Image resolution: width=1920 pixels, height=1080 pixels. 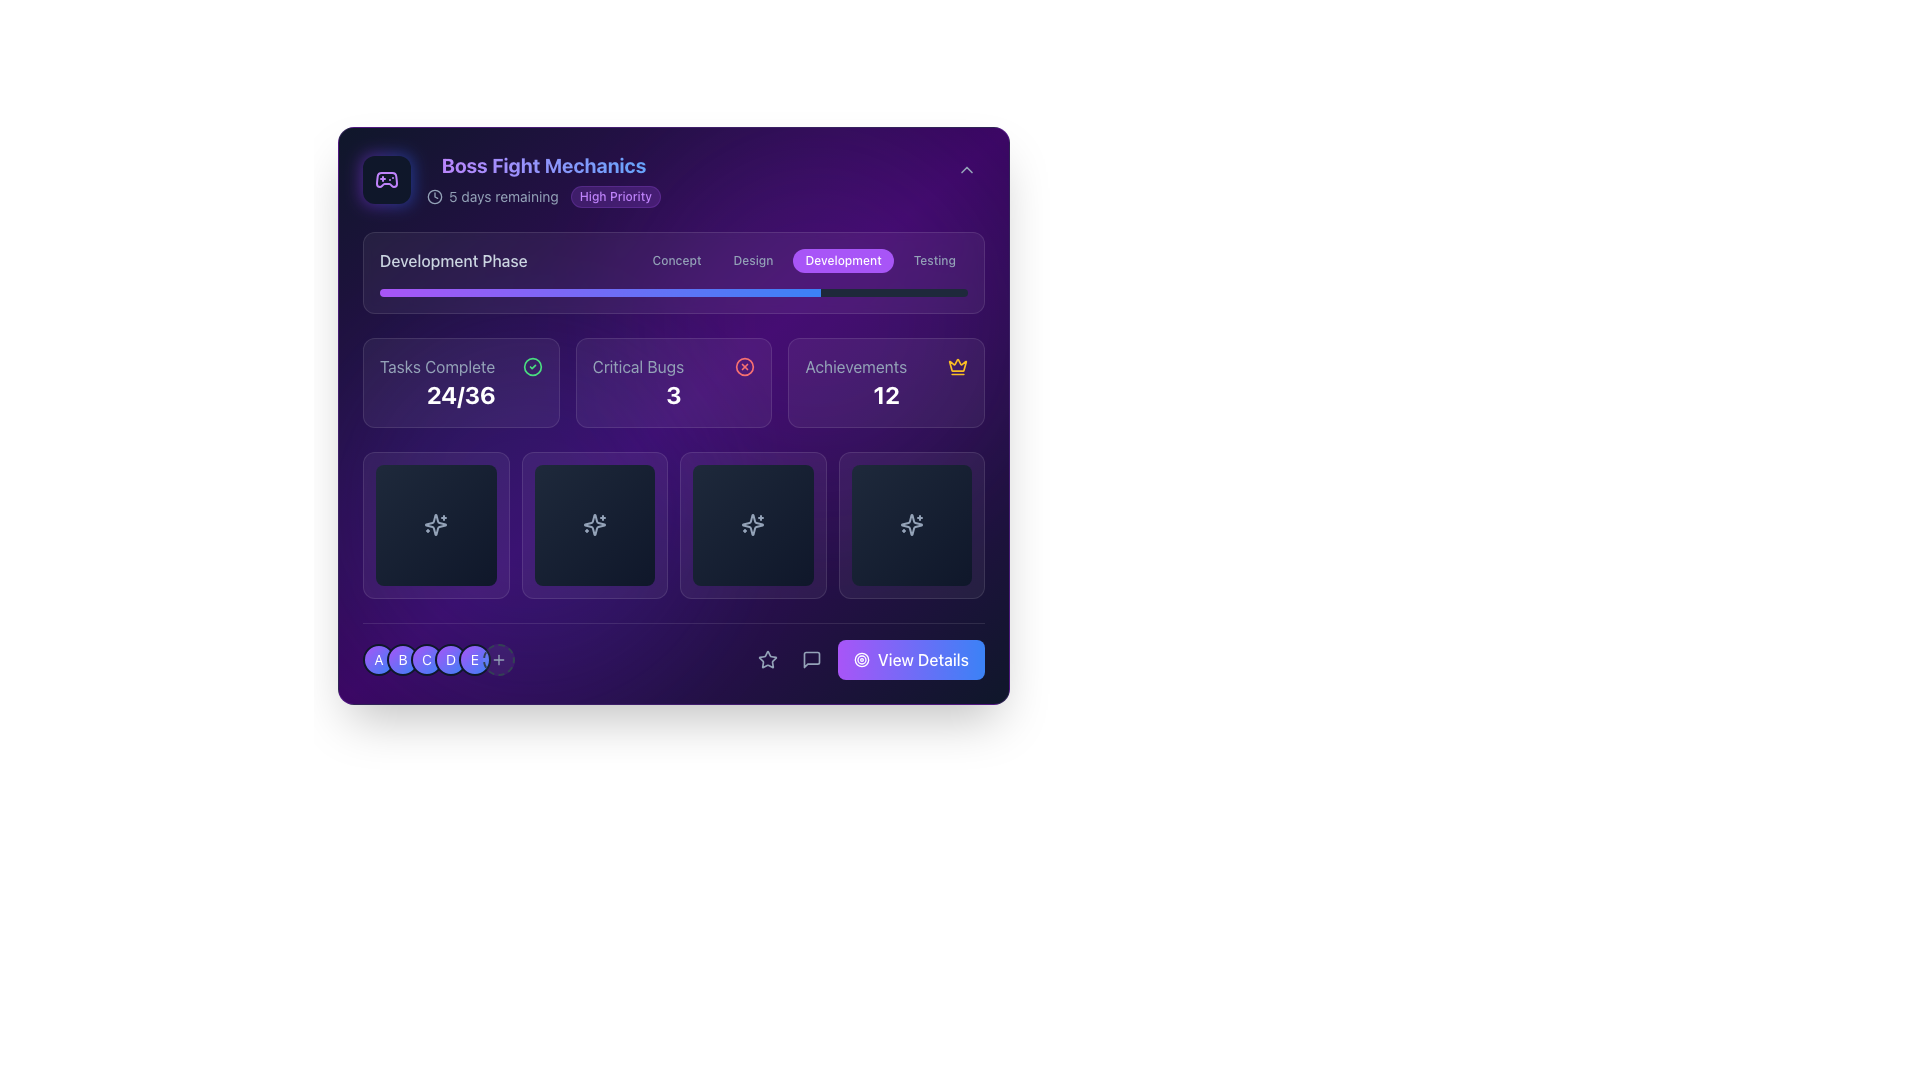 I want to click on the star-shaped icon located in the 'Achievements' section of the dark-themed dashboard interface, which has a hollow appearance and a bright outline, so click(x=767, y=659).